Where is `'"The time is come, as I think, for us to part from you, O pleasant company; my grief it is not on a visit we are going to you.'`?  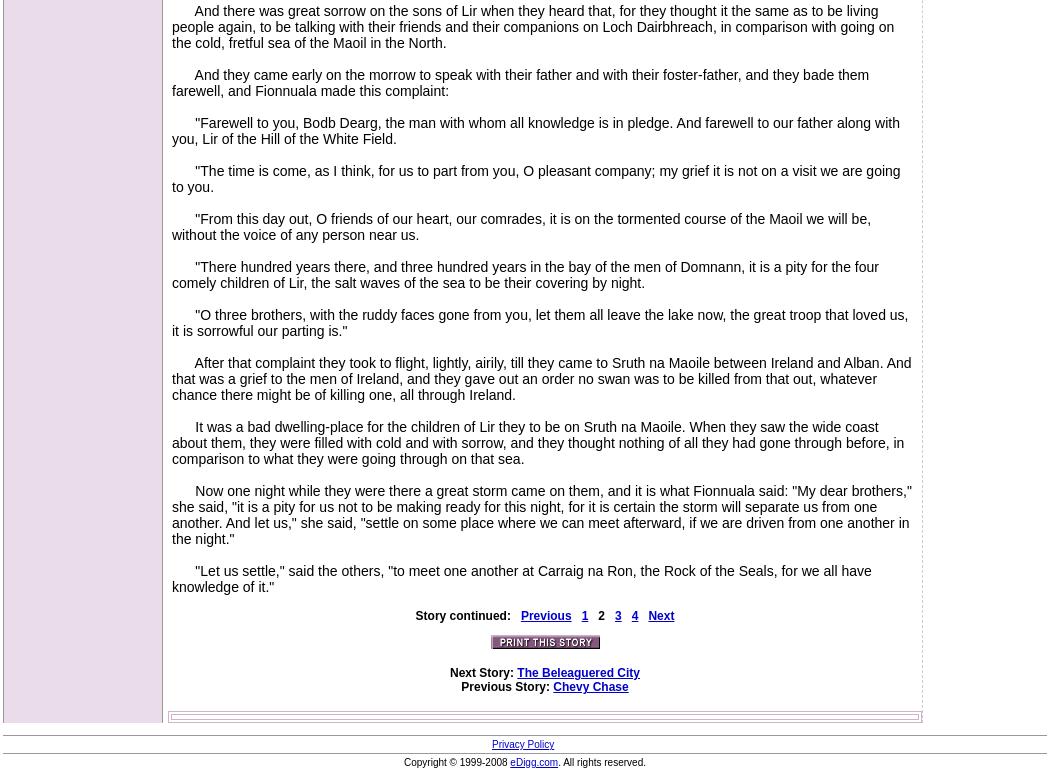
'"The time is come, as I think, for us to part from you, O pleasant company; my grief it is not on a visit we are going to you.' is located at coordinates (536, 179).